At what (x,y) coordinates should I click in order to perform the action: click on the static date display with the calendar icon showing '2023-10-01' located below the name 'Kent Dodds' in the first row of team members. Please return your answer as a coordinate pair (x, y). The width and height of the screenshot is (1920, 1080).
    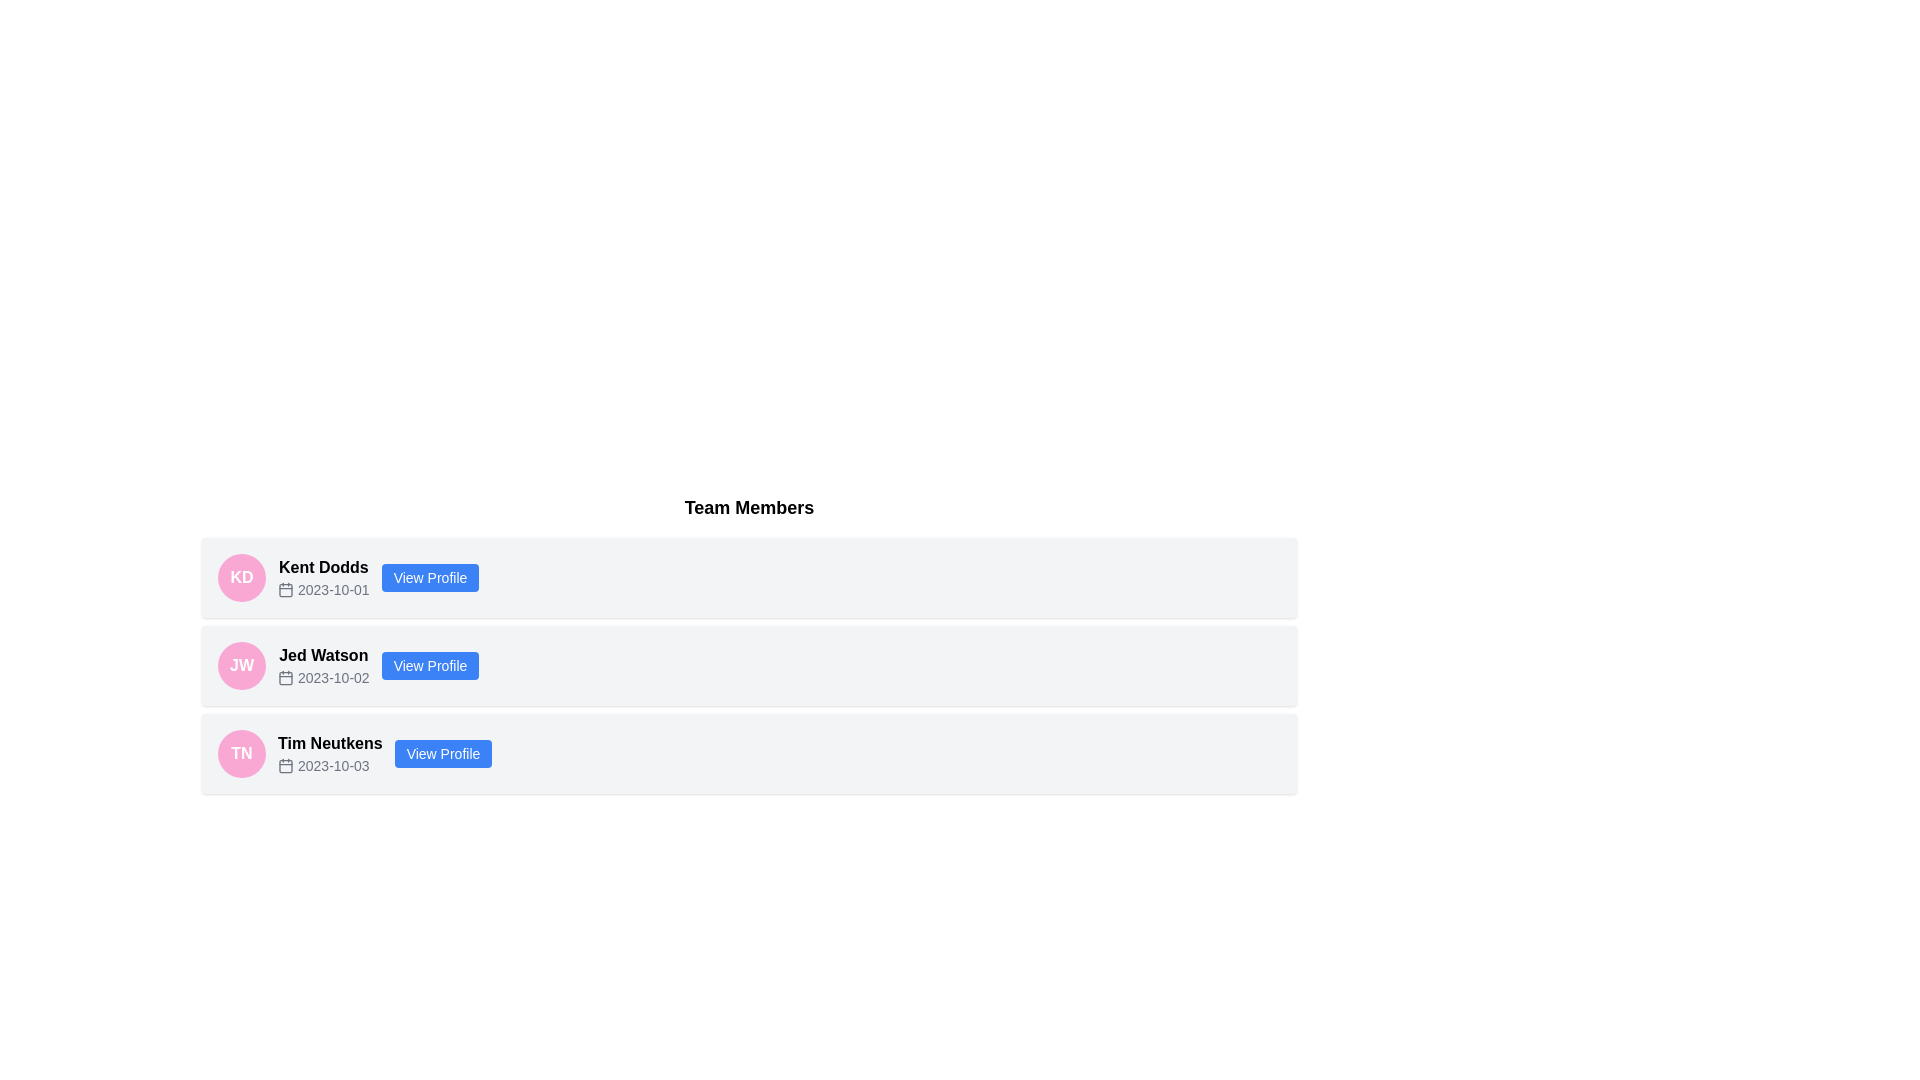
    Looking at the image, I should click on (323, 589).